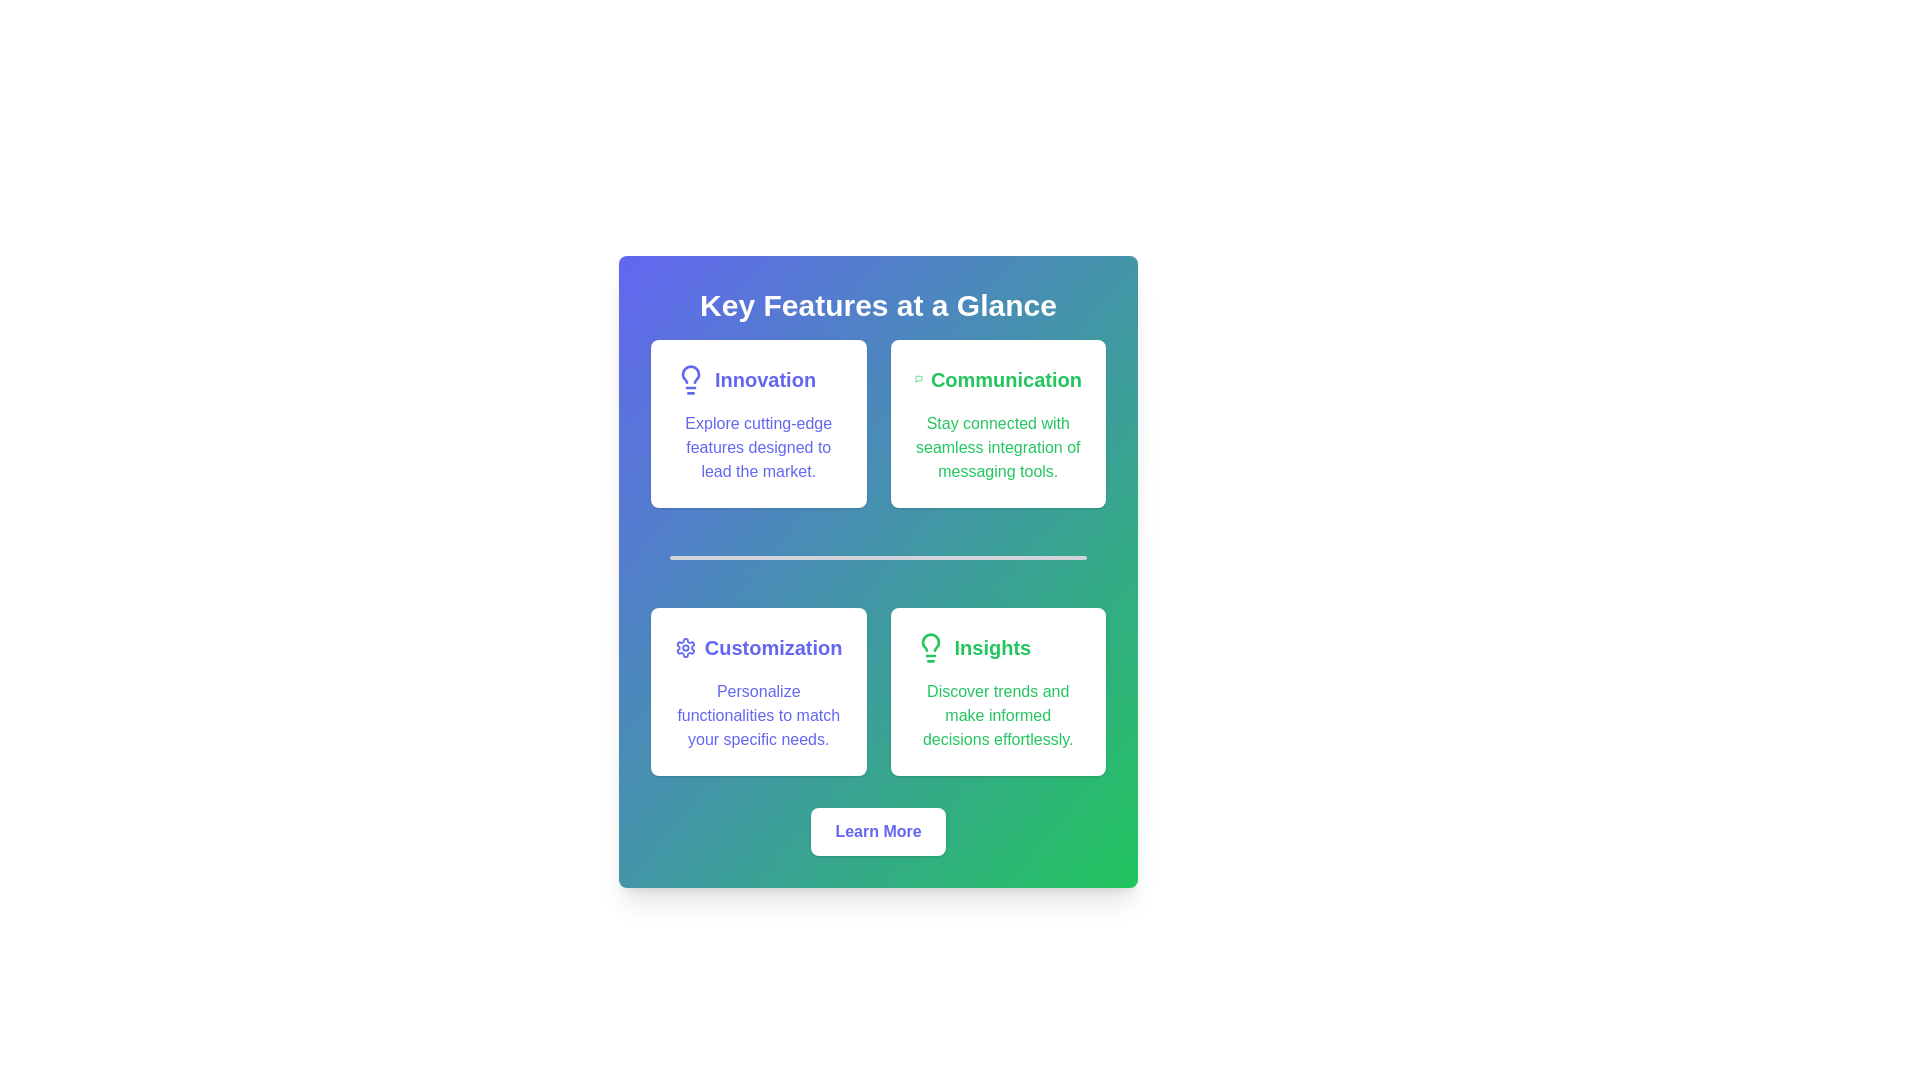 This screenshot has height=1080, width=1920. Describe the element at coordinates (998, 446) in the screenshot. I see `the text block displaying 'Stay connected with seamless integration of messaging tools.' styled in green font, located below the title 'Communication' in the upper-right quadrant of the layout` at that location.